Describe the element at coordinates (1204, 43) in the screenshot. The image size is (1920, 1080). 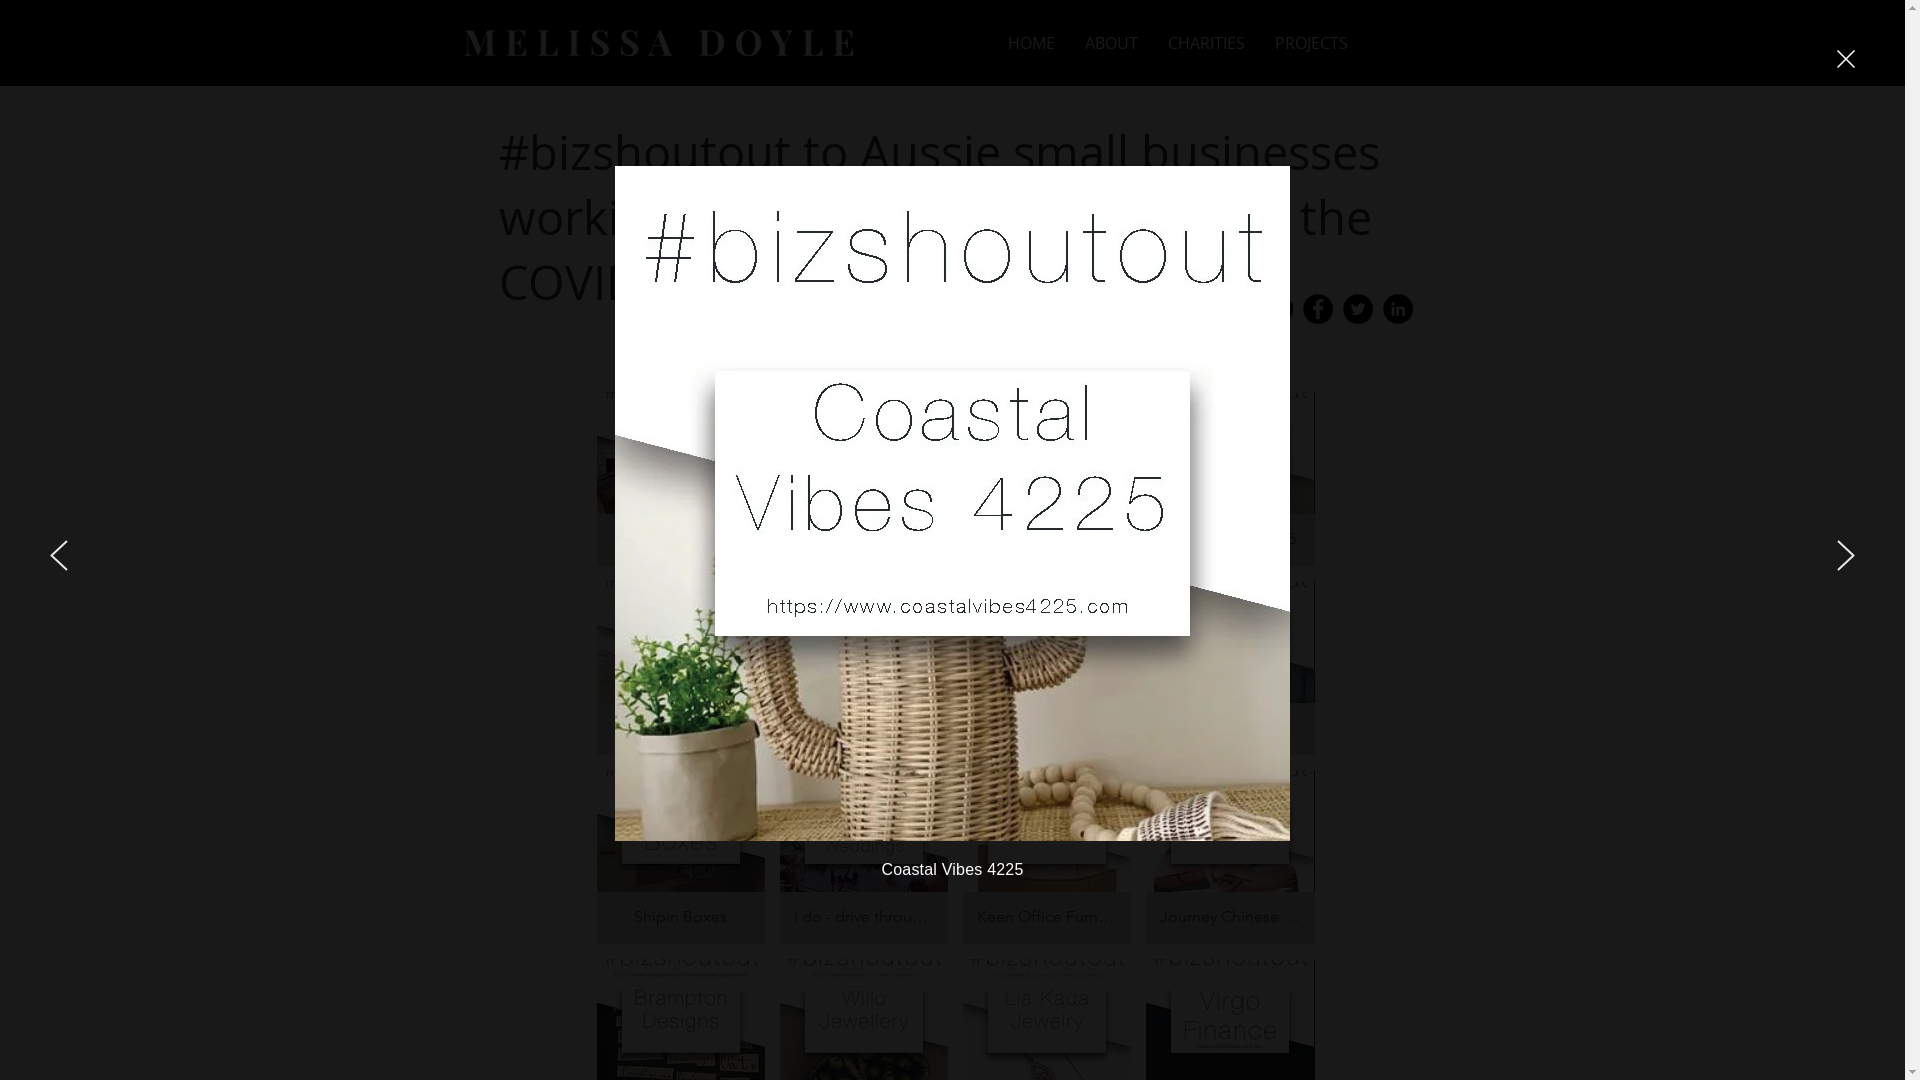
I see `'CHARITIES'` at that location.